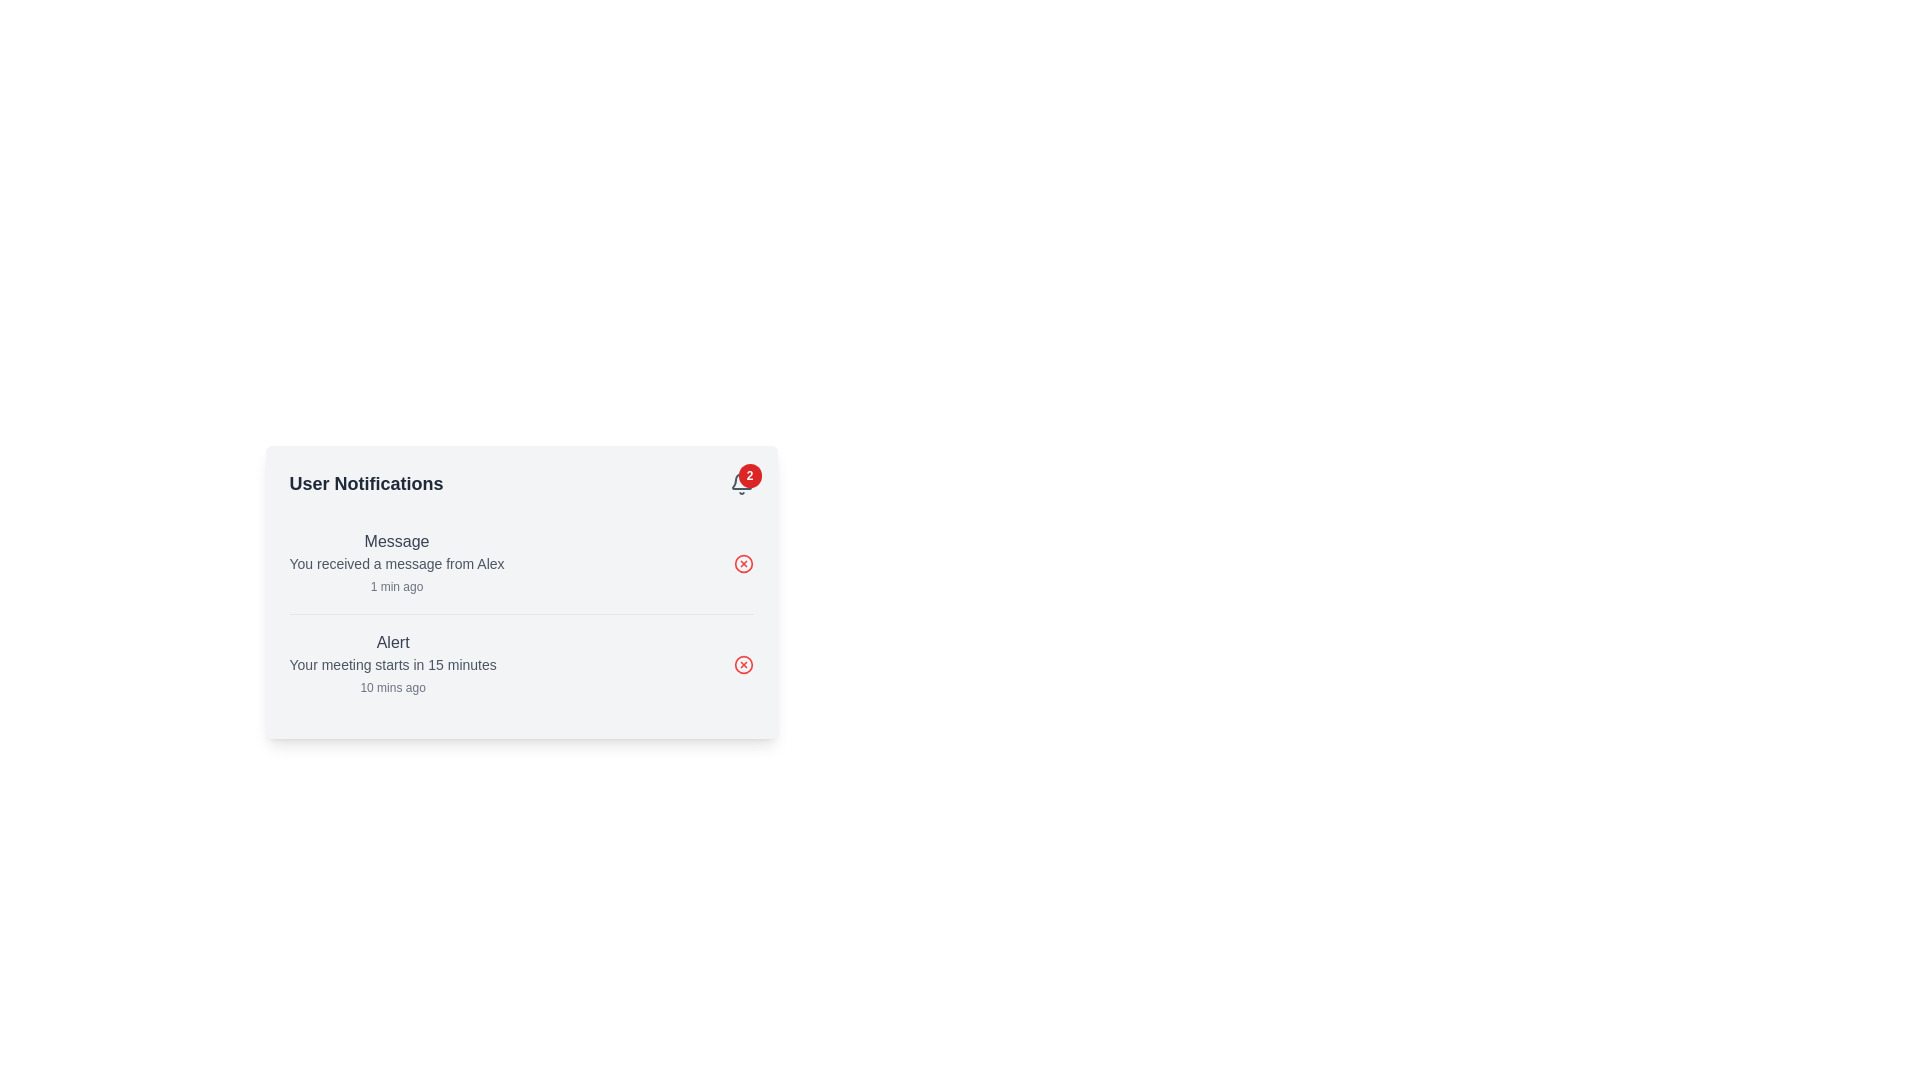 The image size is (1920, 1080). I want to click on the Text Label that displays the timestamp of the notification, located at the bottom-right of the 'Alert' section, so click(393, 686).